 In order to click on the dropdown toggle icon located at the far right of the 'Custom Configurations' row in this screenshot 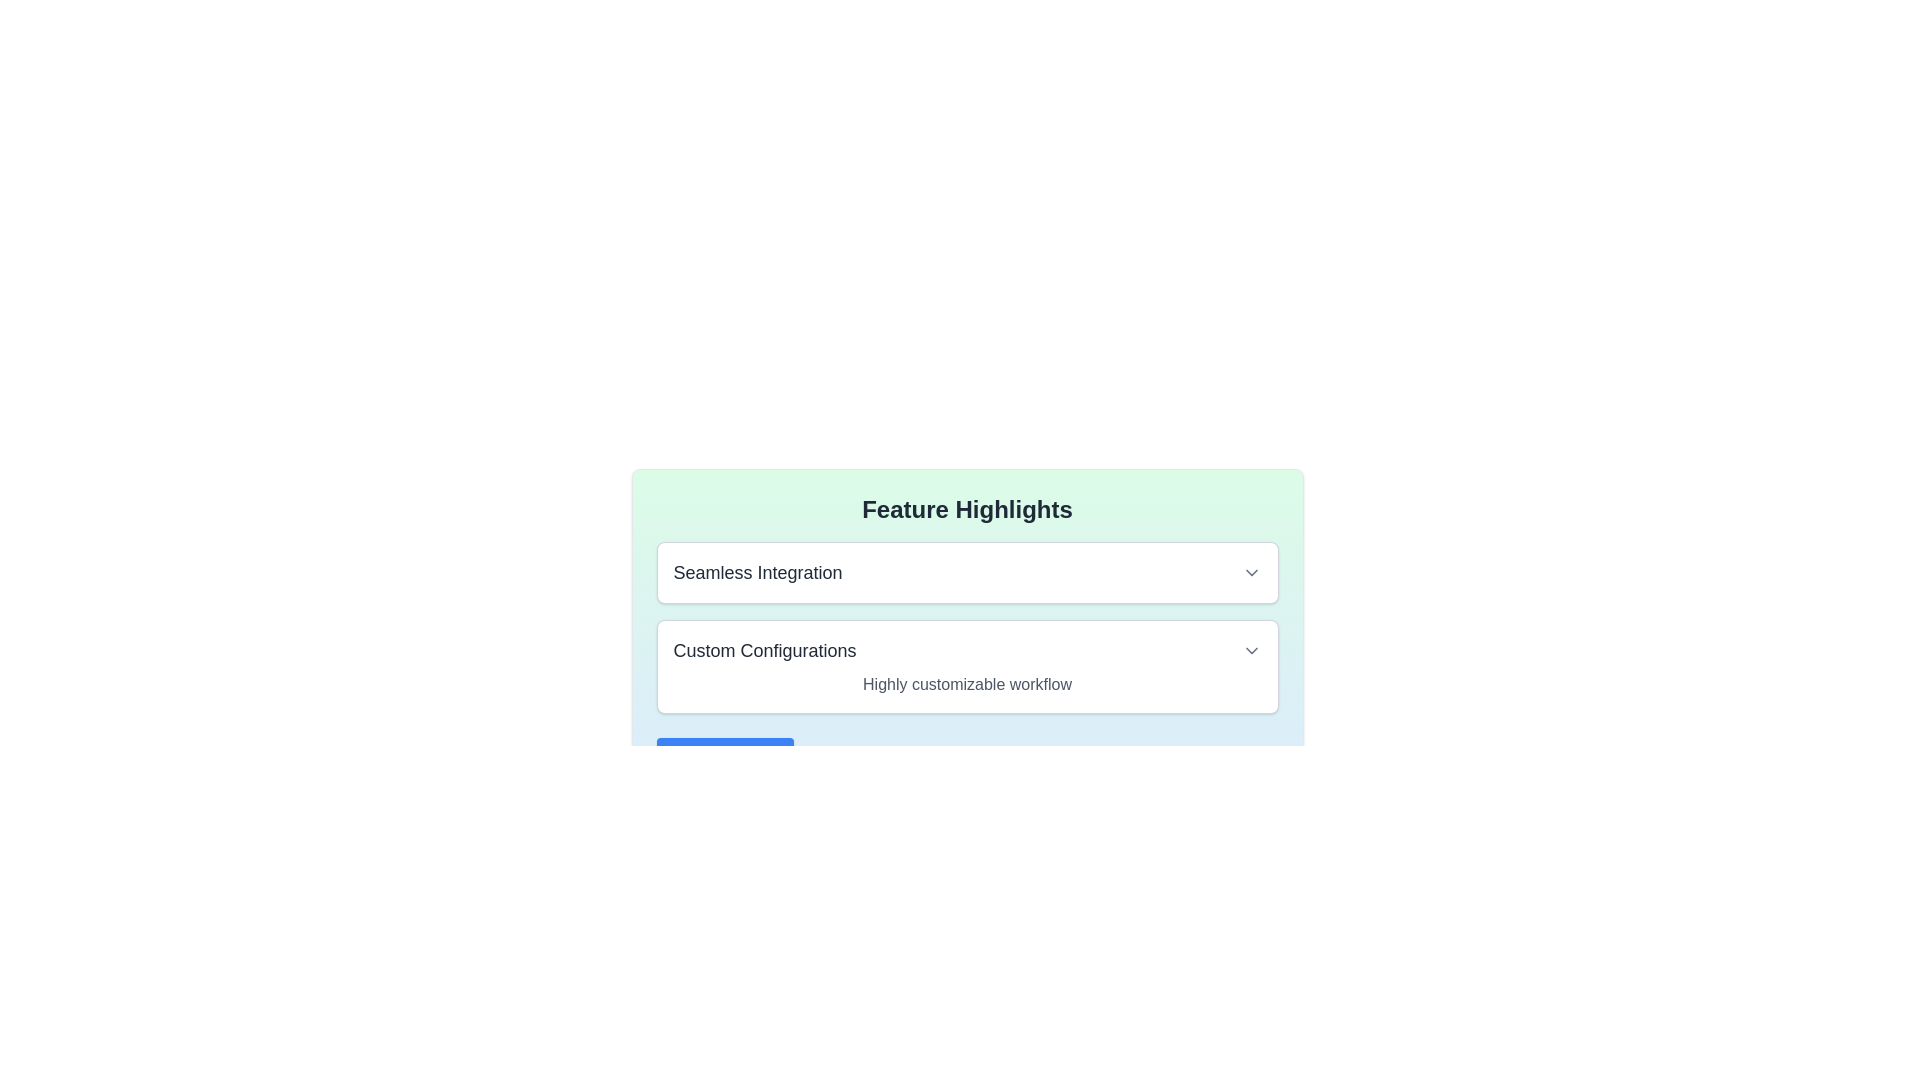, I will do `click(1250, 651)`.